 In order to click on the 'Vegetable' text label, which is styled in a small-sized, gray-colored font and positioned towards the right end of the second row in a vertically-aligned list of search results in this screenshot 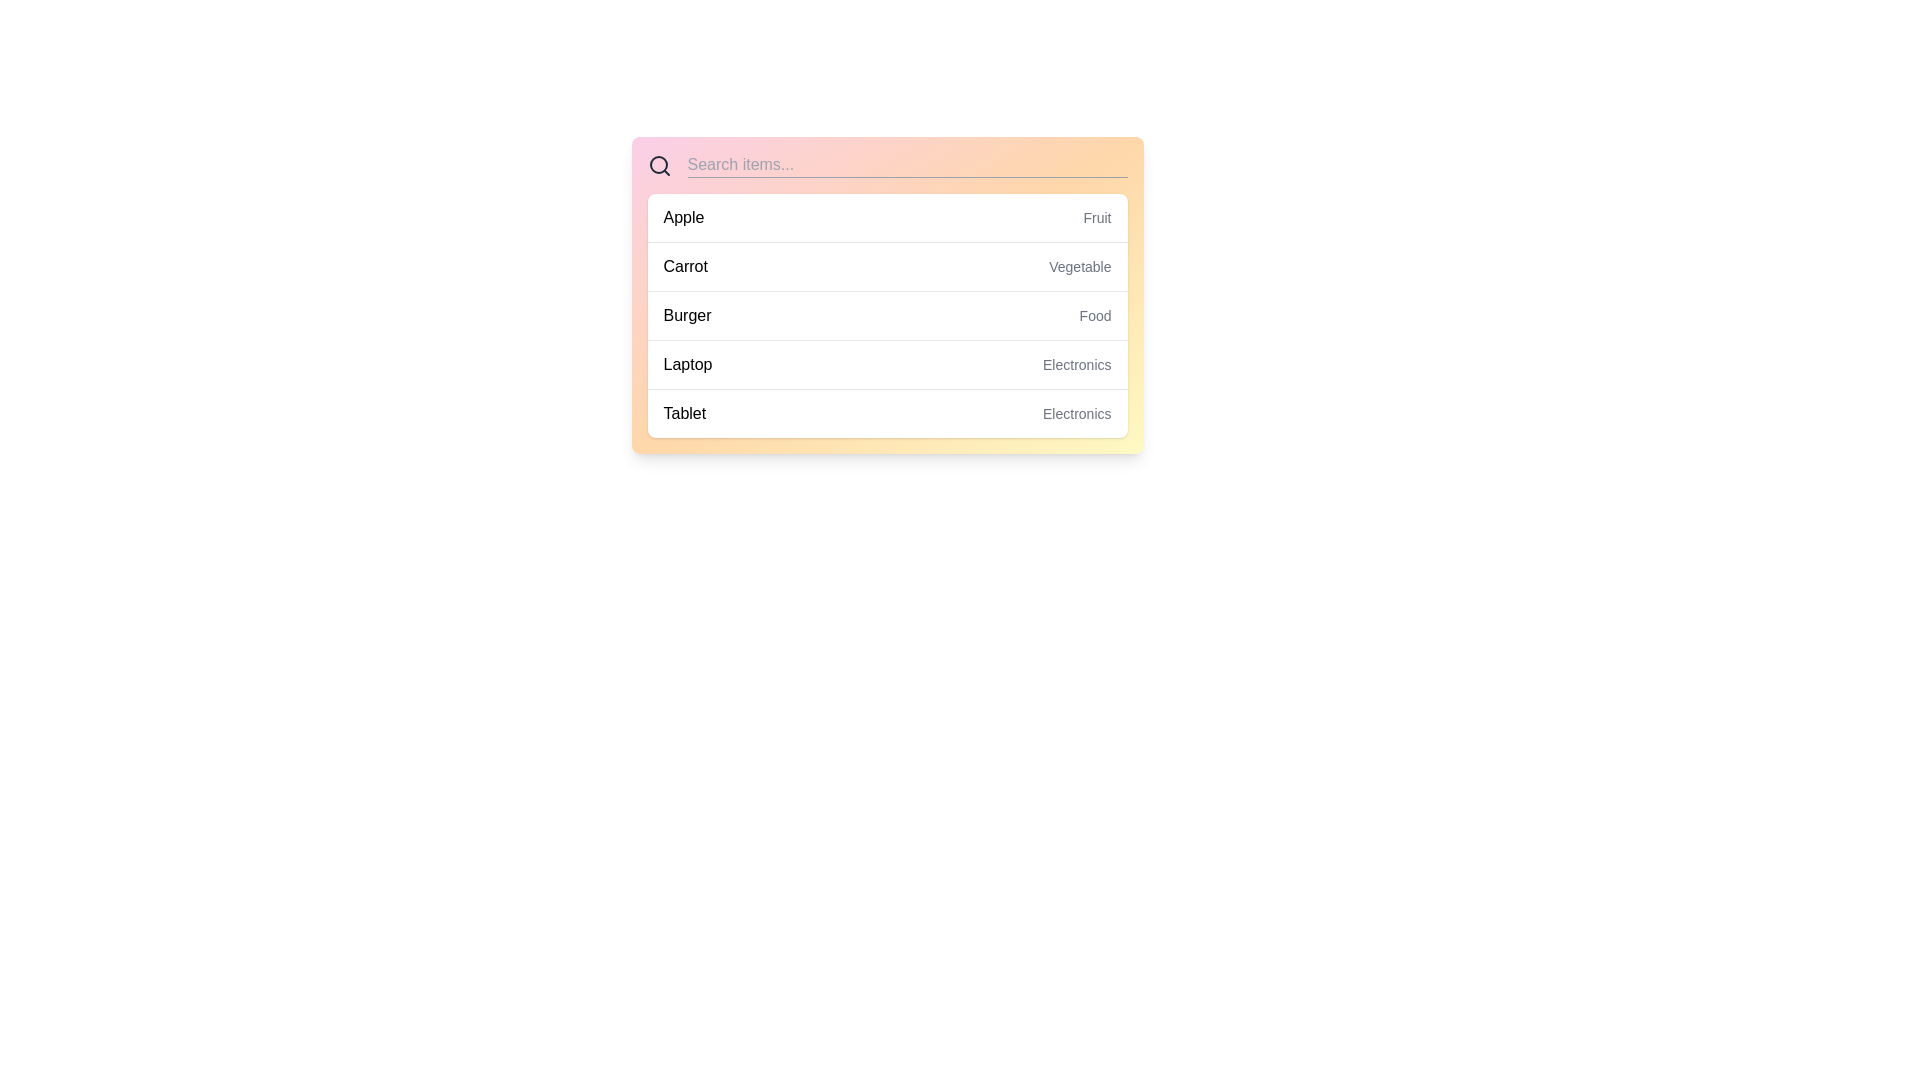, I will do `click(1079, 265)`.